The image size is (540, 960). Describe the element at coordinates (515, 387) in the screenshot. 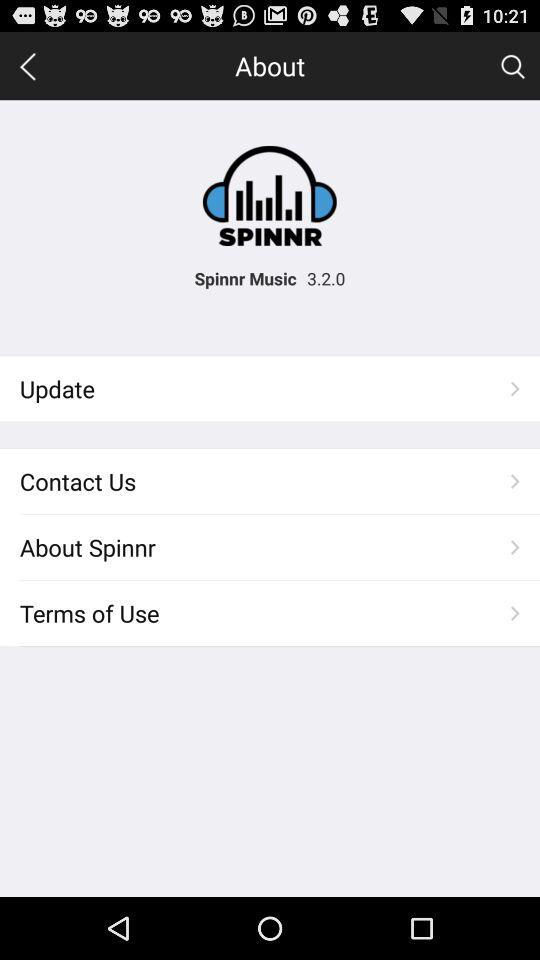

I see `the button right to the text update` at that location.